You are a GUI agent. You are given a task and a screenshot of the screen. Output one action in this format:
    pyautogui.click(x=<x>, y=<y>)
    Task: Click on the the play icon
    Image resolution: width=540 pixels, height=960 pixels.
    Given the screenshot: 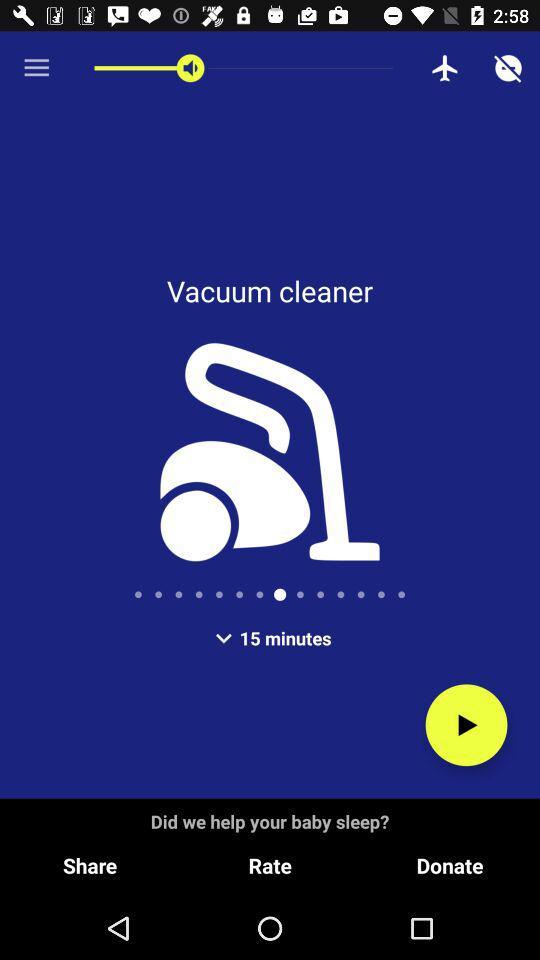 What is the action you would take?
    pyautogui.click(x=466, y=724)
    